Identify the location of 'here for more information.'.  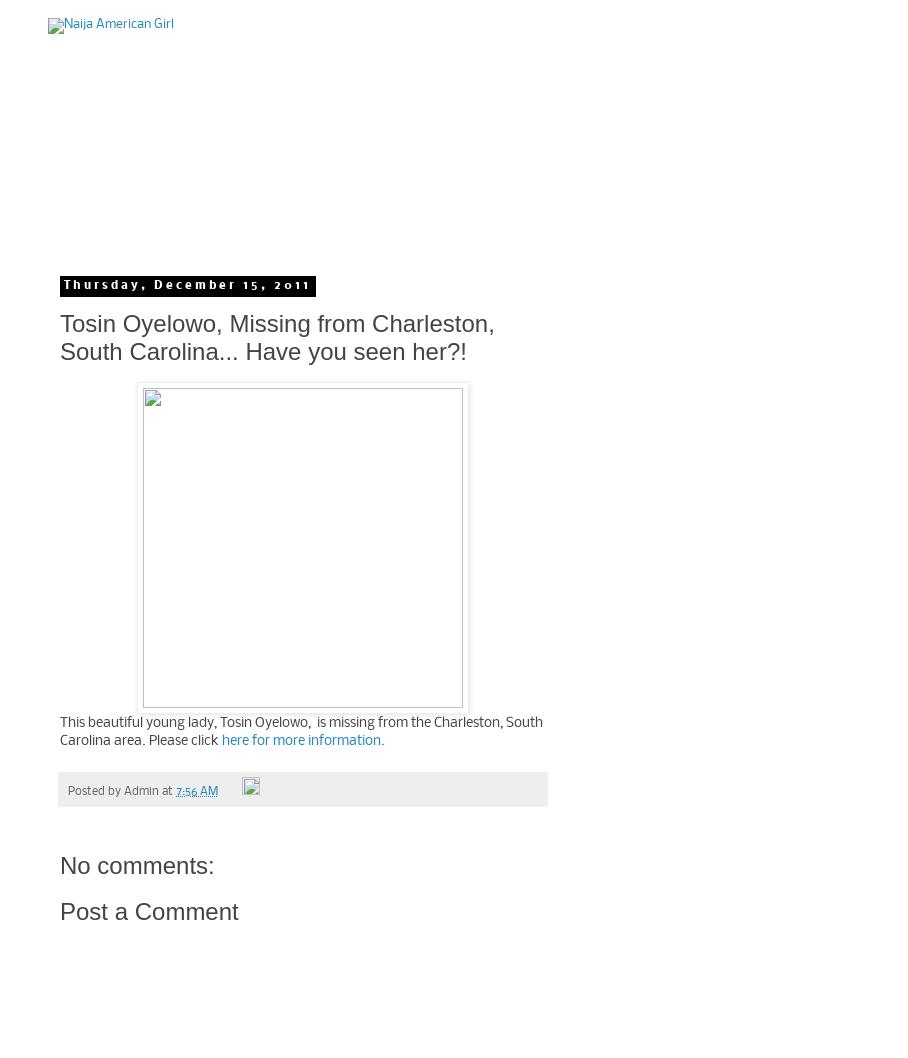
(222, 741).